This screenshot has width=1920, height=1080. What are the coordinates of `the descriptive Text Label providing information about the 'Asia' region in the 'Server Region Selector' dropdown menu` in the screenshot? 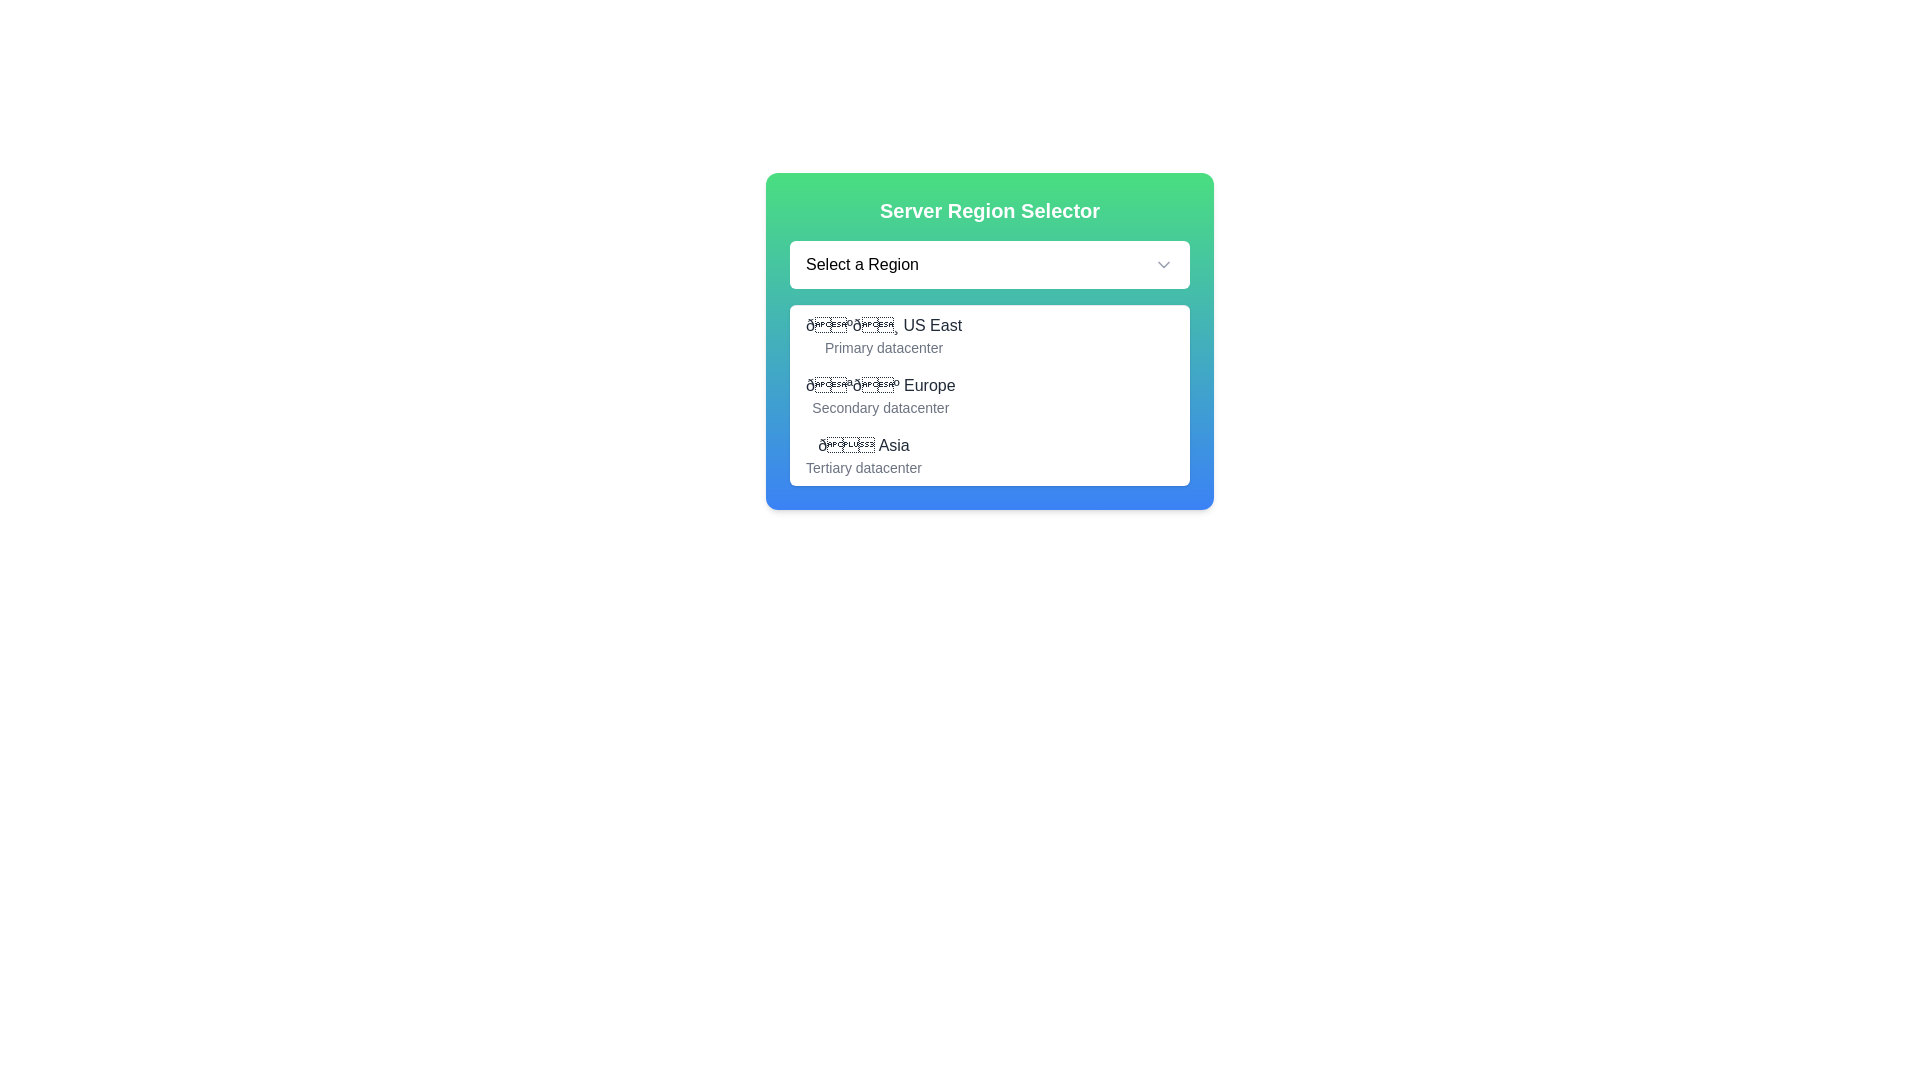 It's located at (864, 467).